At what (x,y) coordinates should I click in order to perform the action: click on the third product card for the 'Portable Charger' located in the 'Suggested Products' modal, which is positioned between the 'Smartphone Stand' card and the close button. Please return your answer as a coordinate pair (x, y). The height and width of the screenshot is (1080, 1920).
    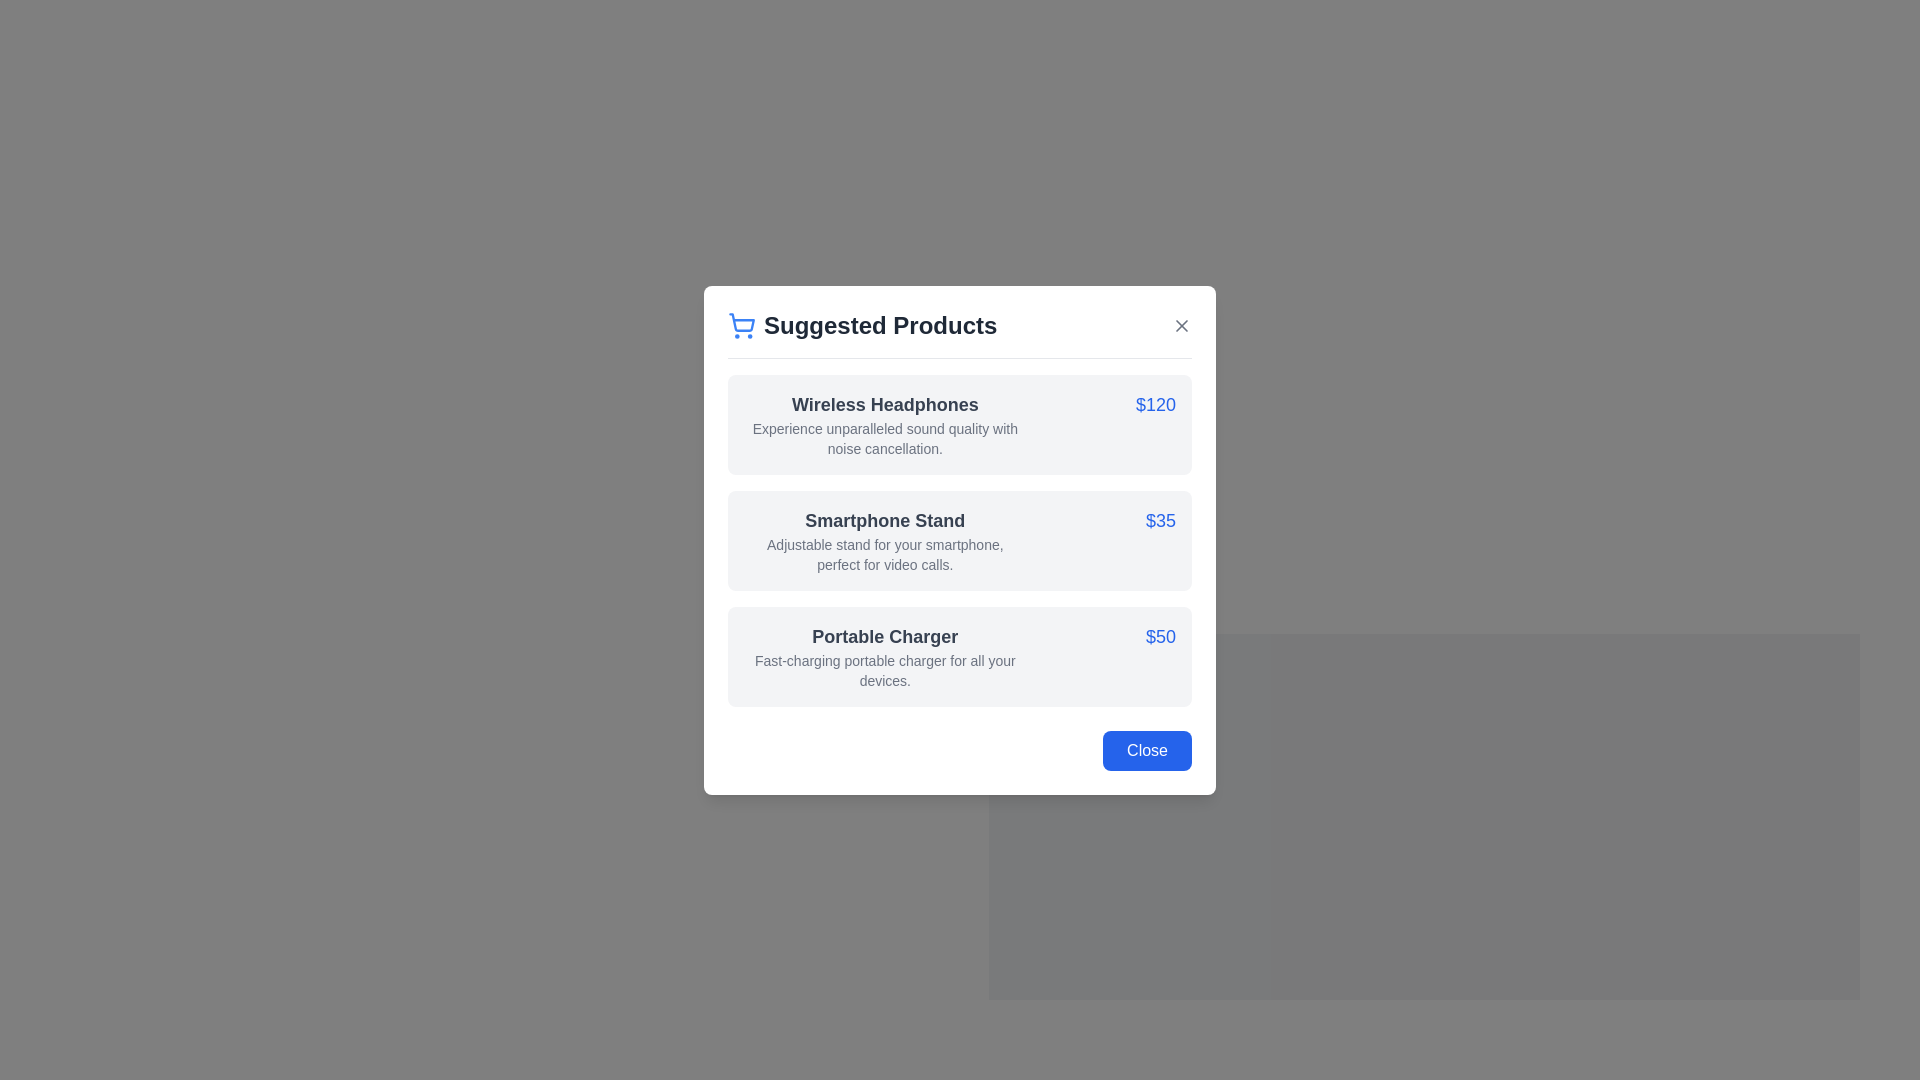
    Looking at the image, I should click on (960, 656).